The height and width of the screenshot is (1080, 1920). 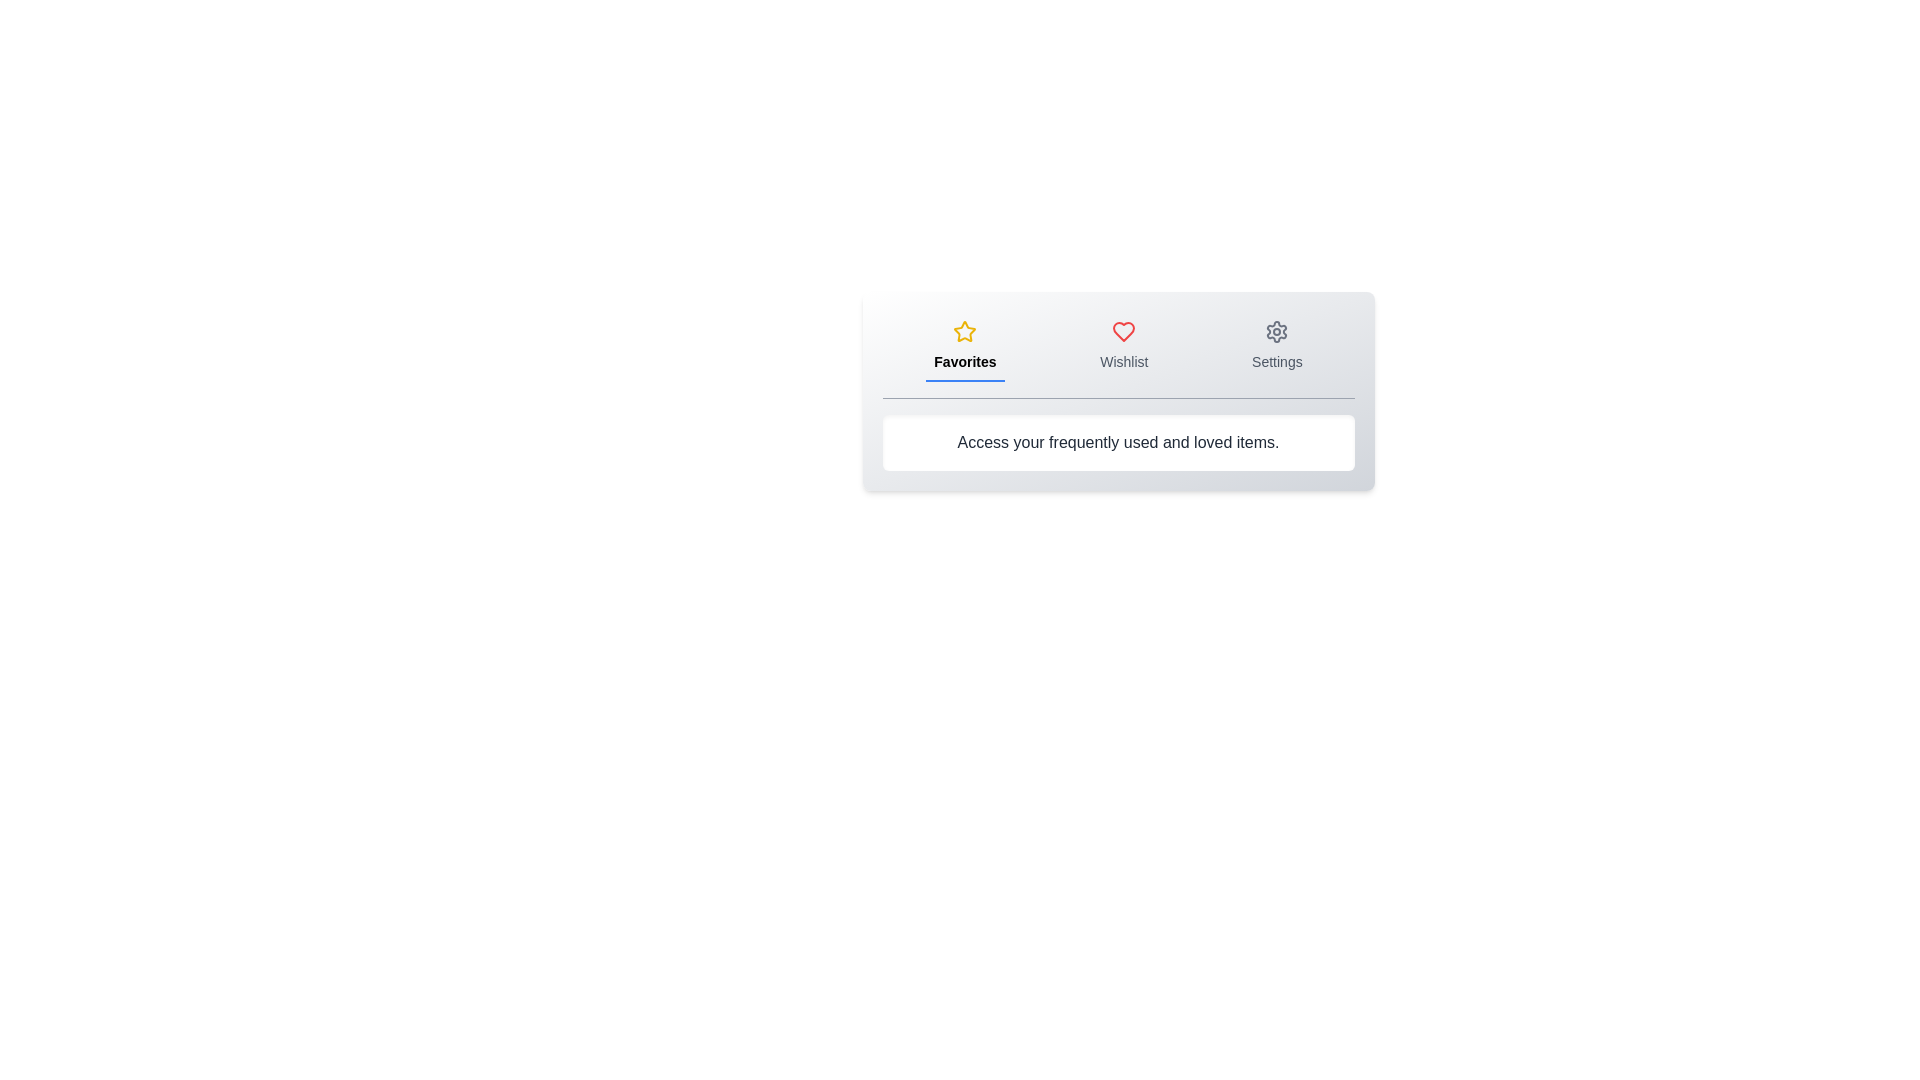 What do you see at coordinates (1276, 346) in the screenshot?
I see `the Settings tab` at bounding box center [1276, 346].